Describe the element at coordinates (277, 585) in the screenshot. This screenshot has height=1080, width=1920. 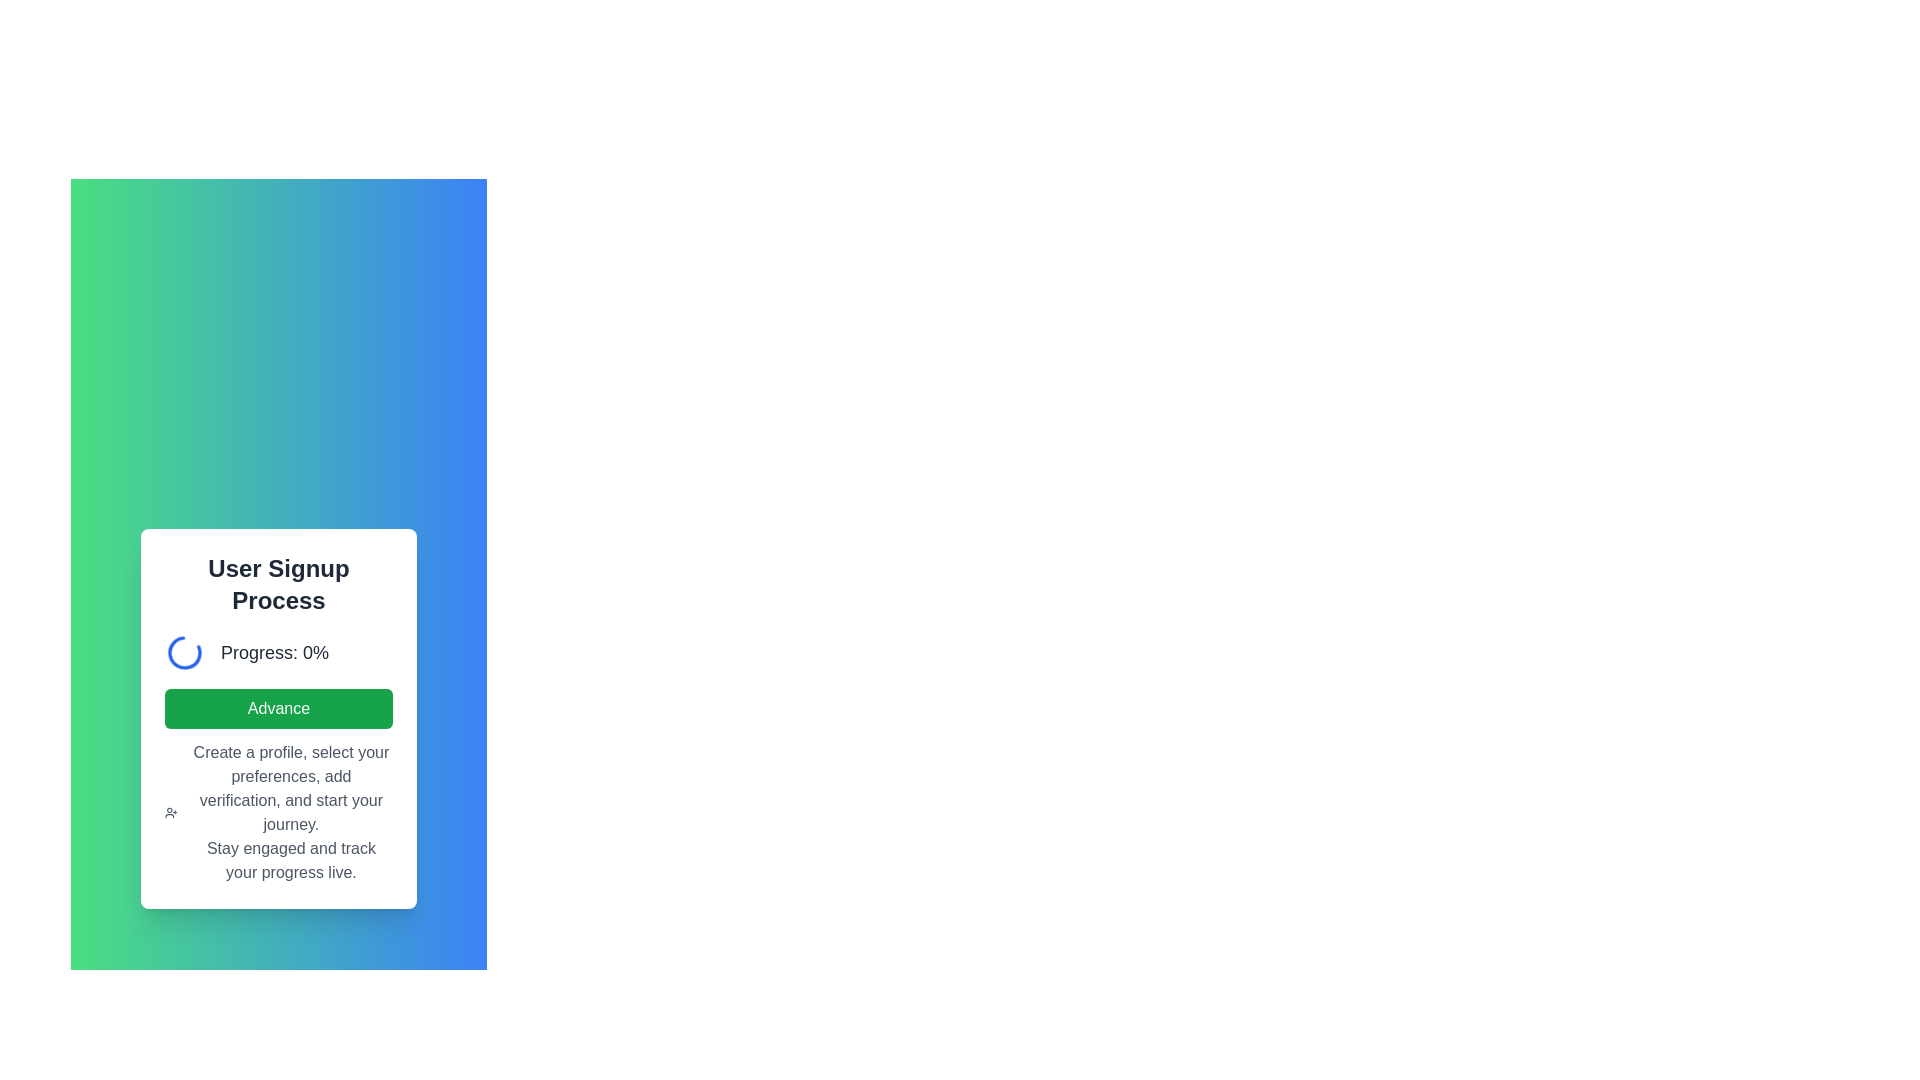
I see `the heading text element located at the top-center of the card-like component, which is purely informational and introduces the section's purpose` at that location.